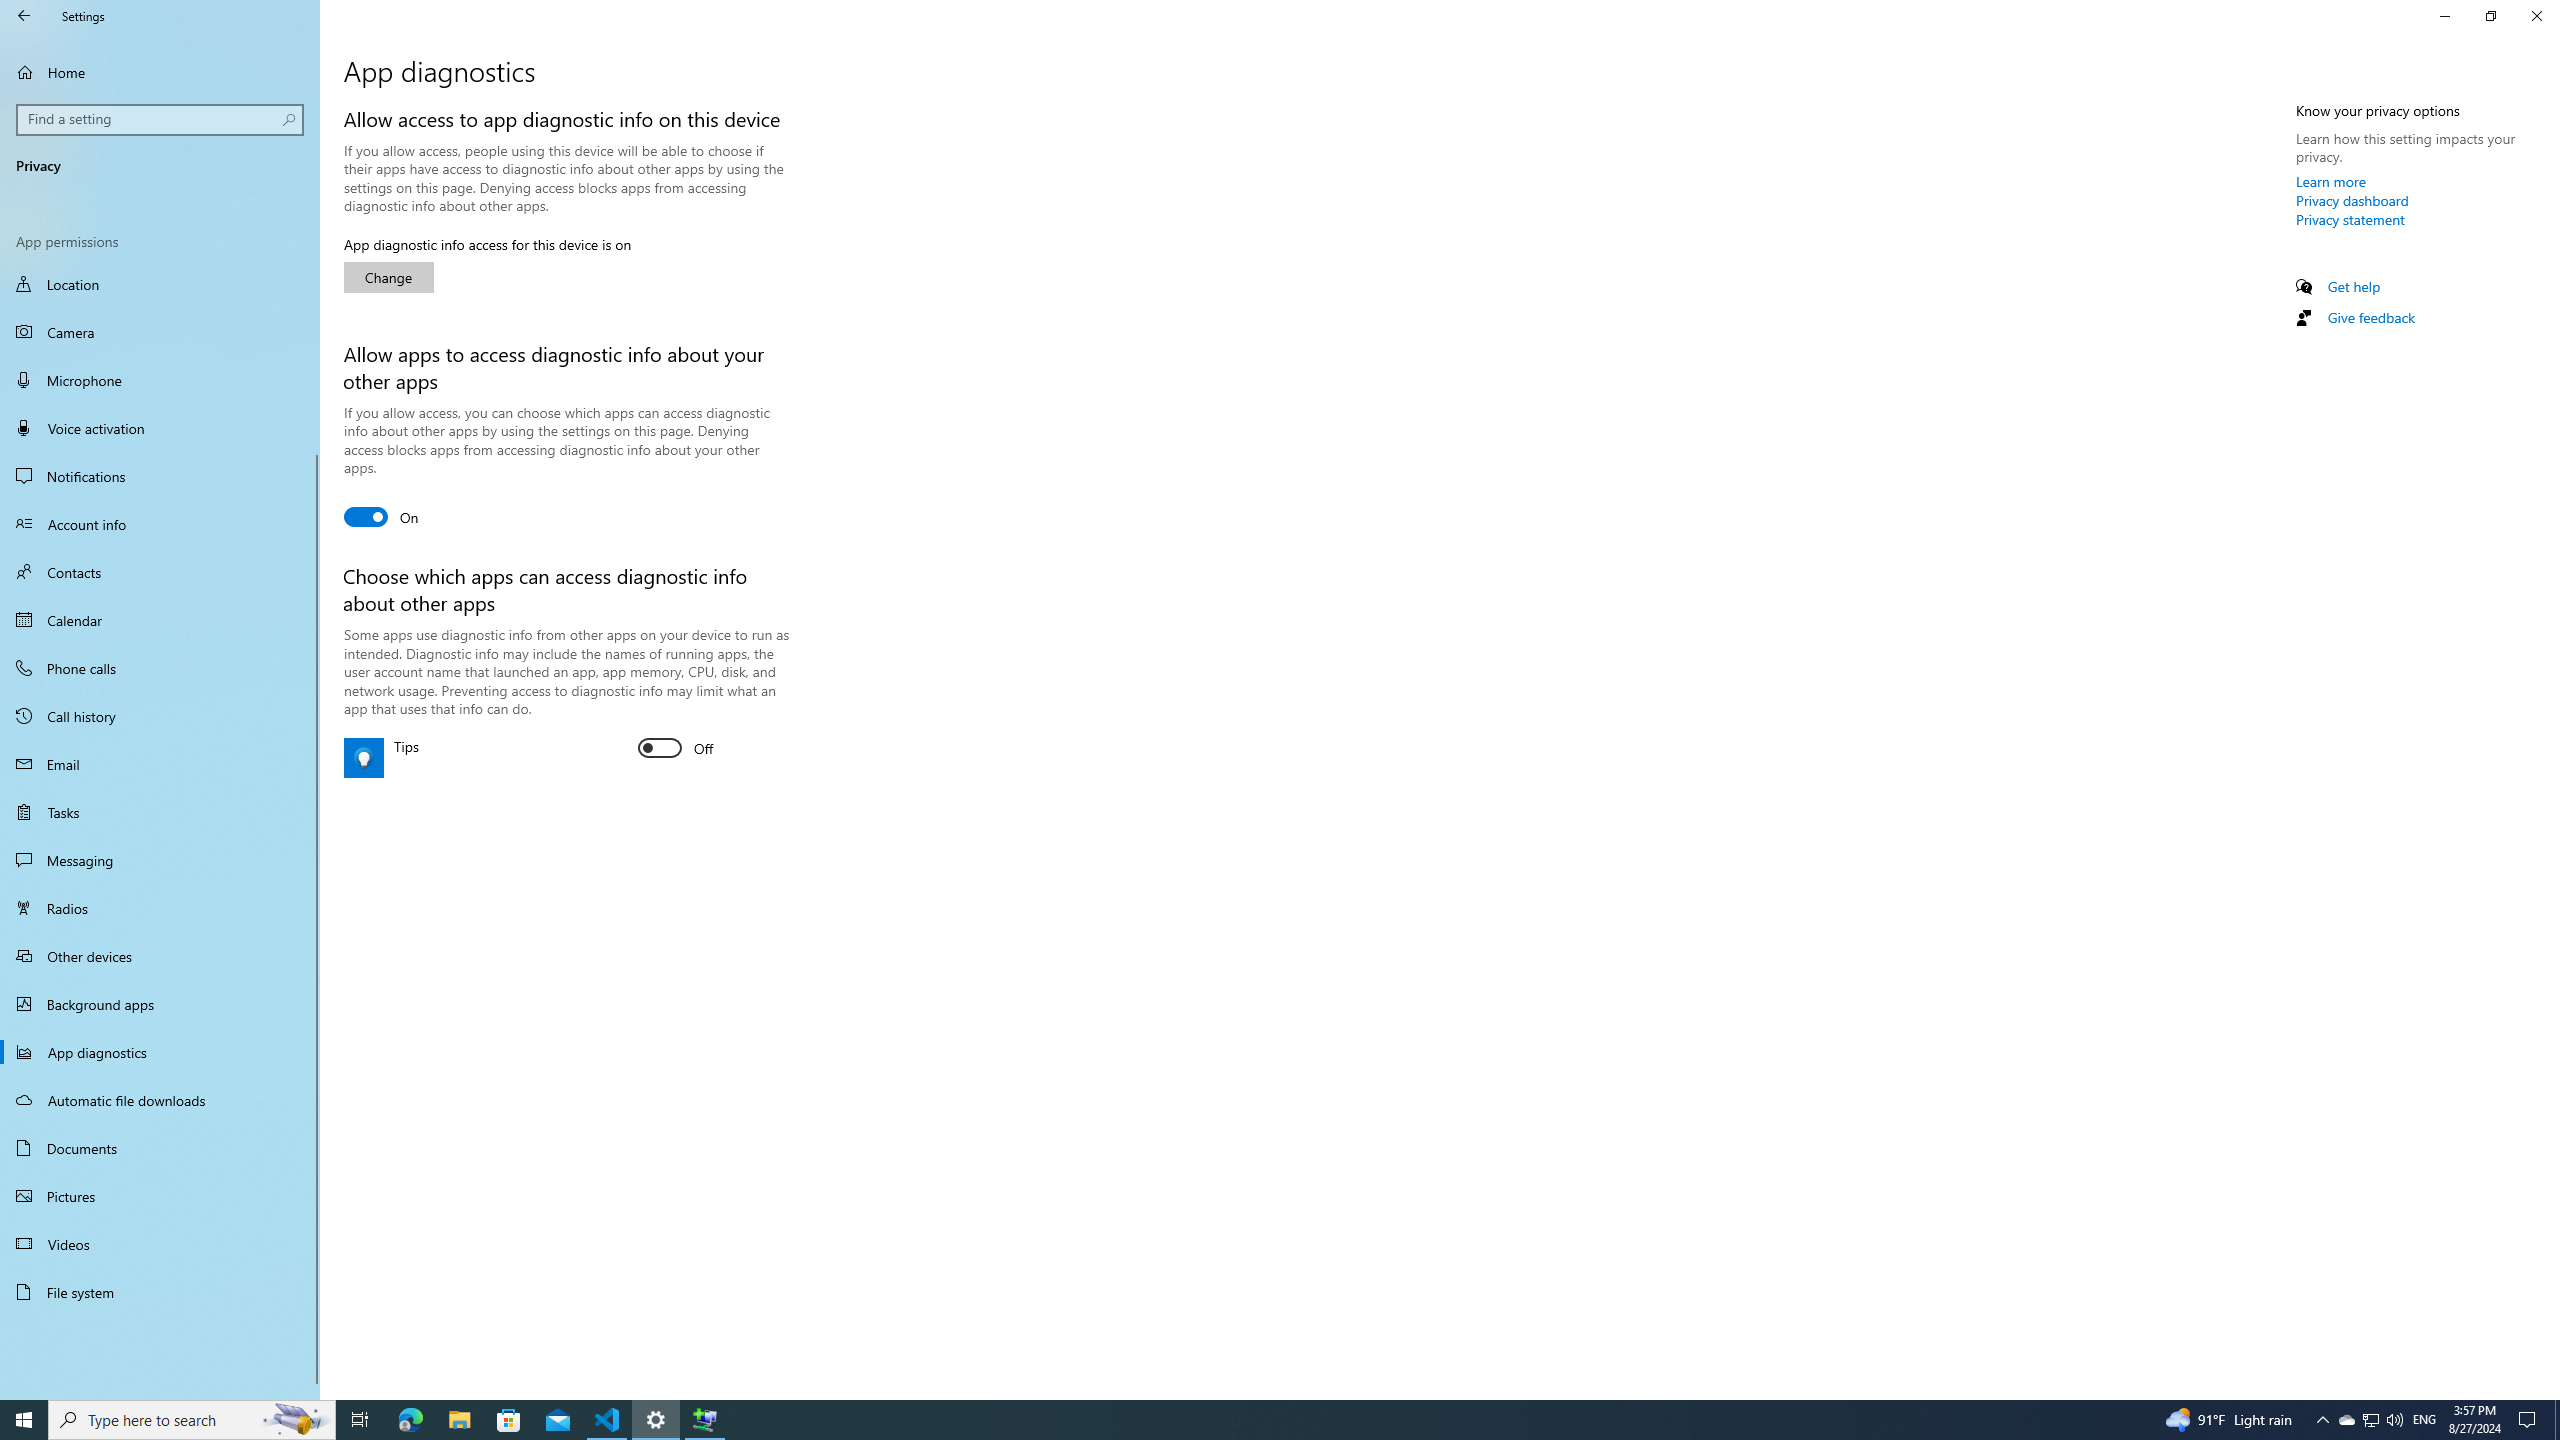 The image size is (2560, 1440). What do you see at coordinates (159, 667) in the screenshot?
I see `'Phone calls'` at bounding box center [159, 667].